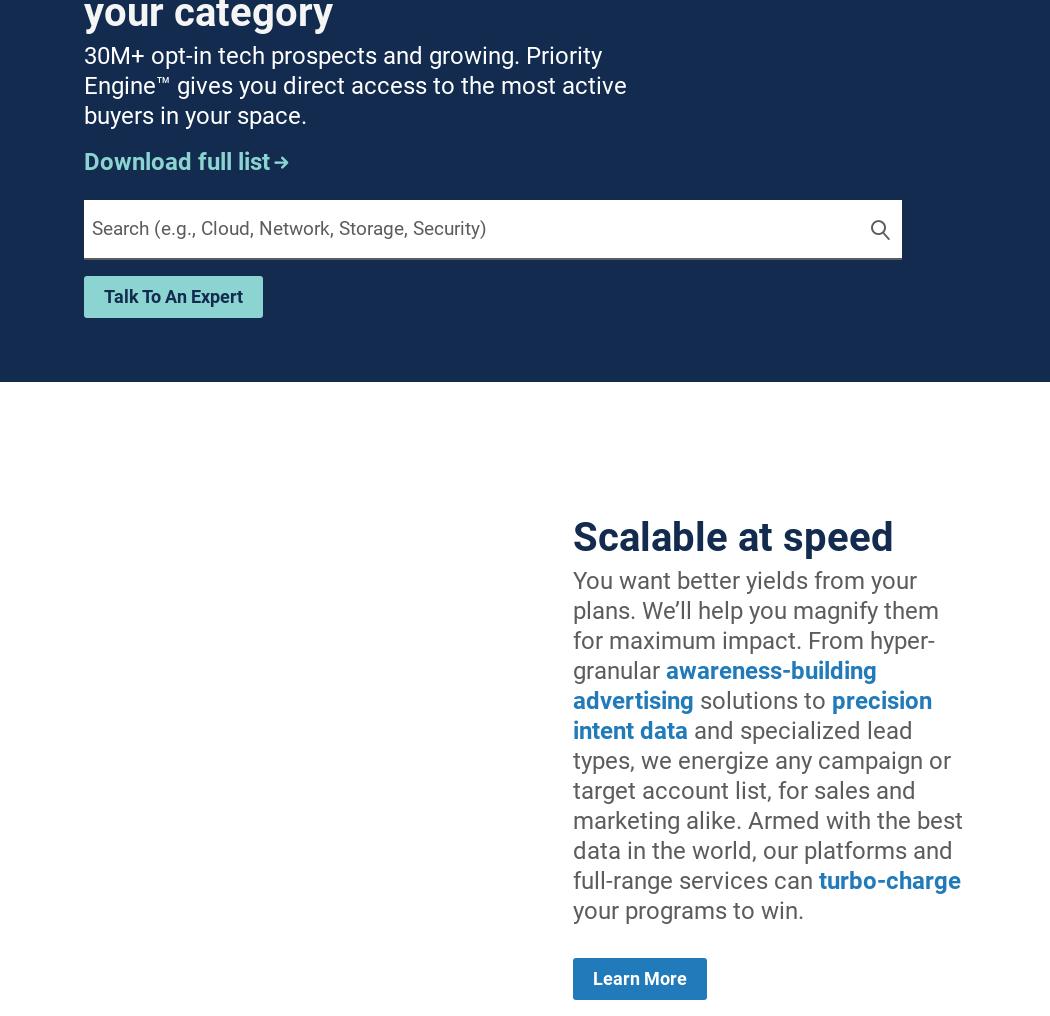 The height and width of the screenshot is (1016, 1050). Describe the element at coordinates (571, 535) in the screenshot. I see `'Scalable at speed'` at that location.